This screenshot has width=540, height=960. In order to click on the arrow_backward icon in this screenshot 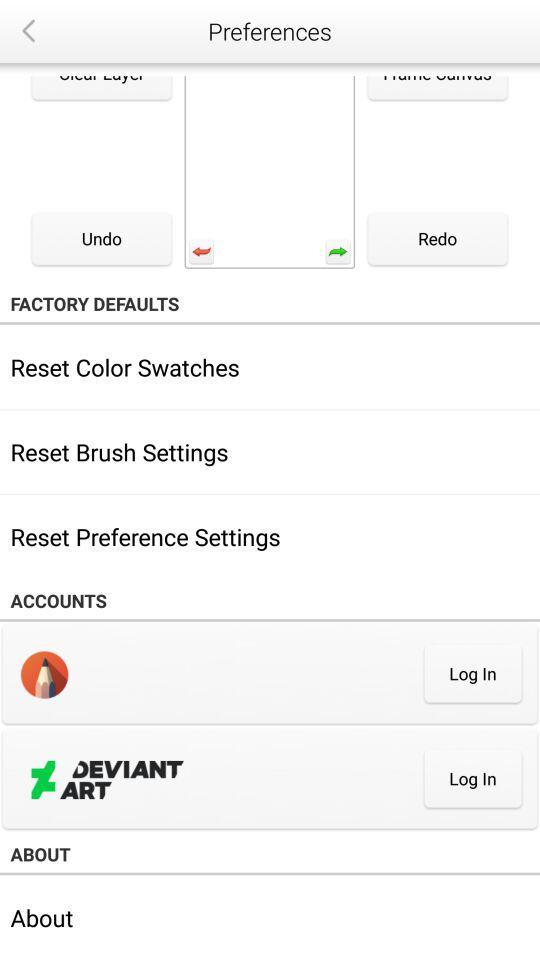, I will do `click(27, 30)`.